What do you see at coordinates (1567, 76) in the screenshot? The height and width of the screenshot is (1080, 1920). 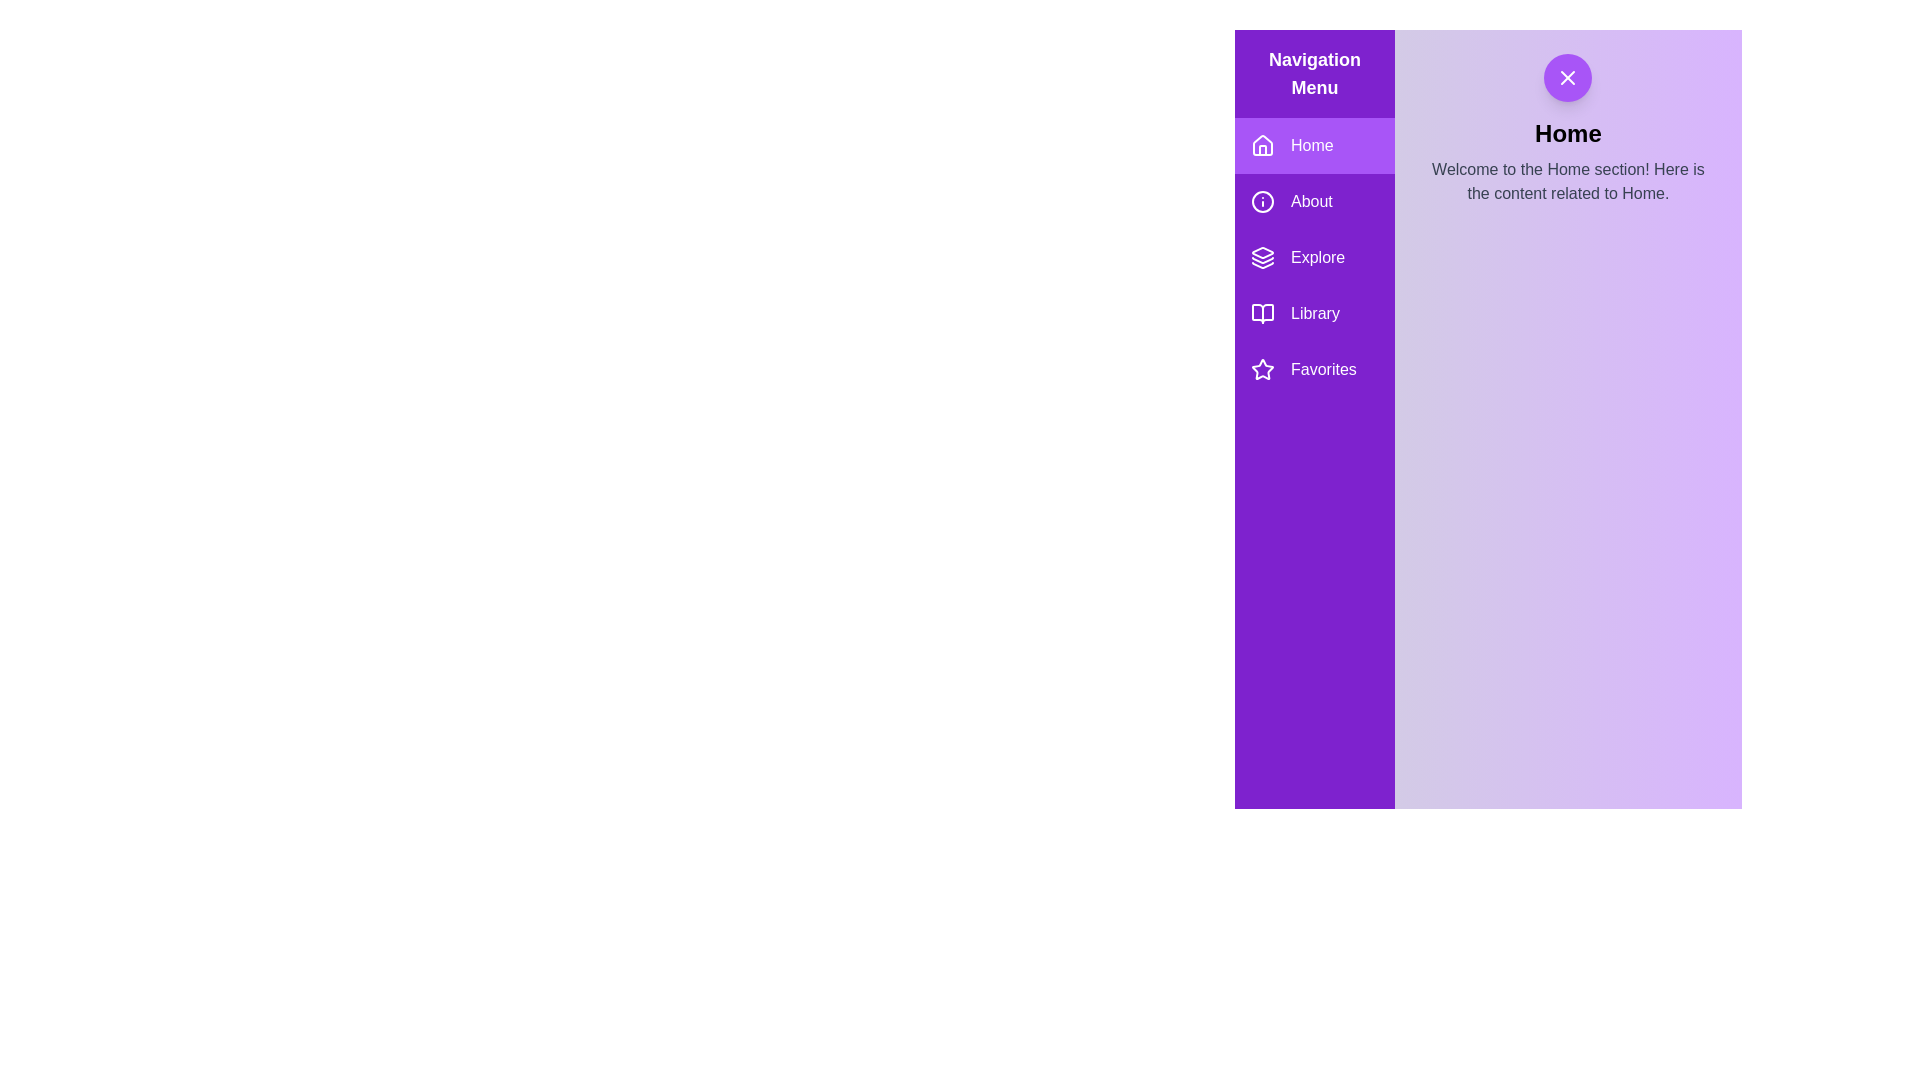 I see `toggle button located in the top-right corner of the interface to toggle the drawer visibility` at bounding box center [1567, 76].